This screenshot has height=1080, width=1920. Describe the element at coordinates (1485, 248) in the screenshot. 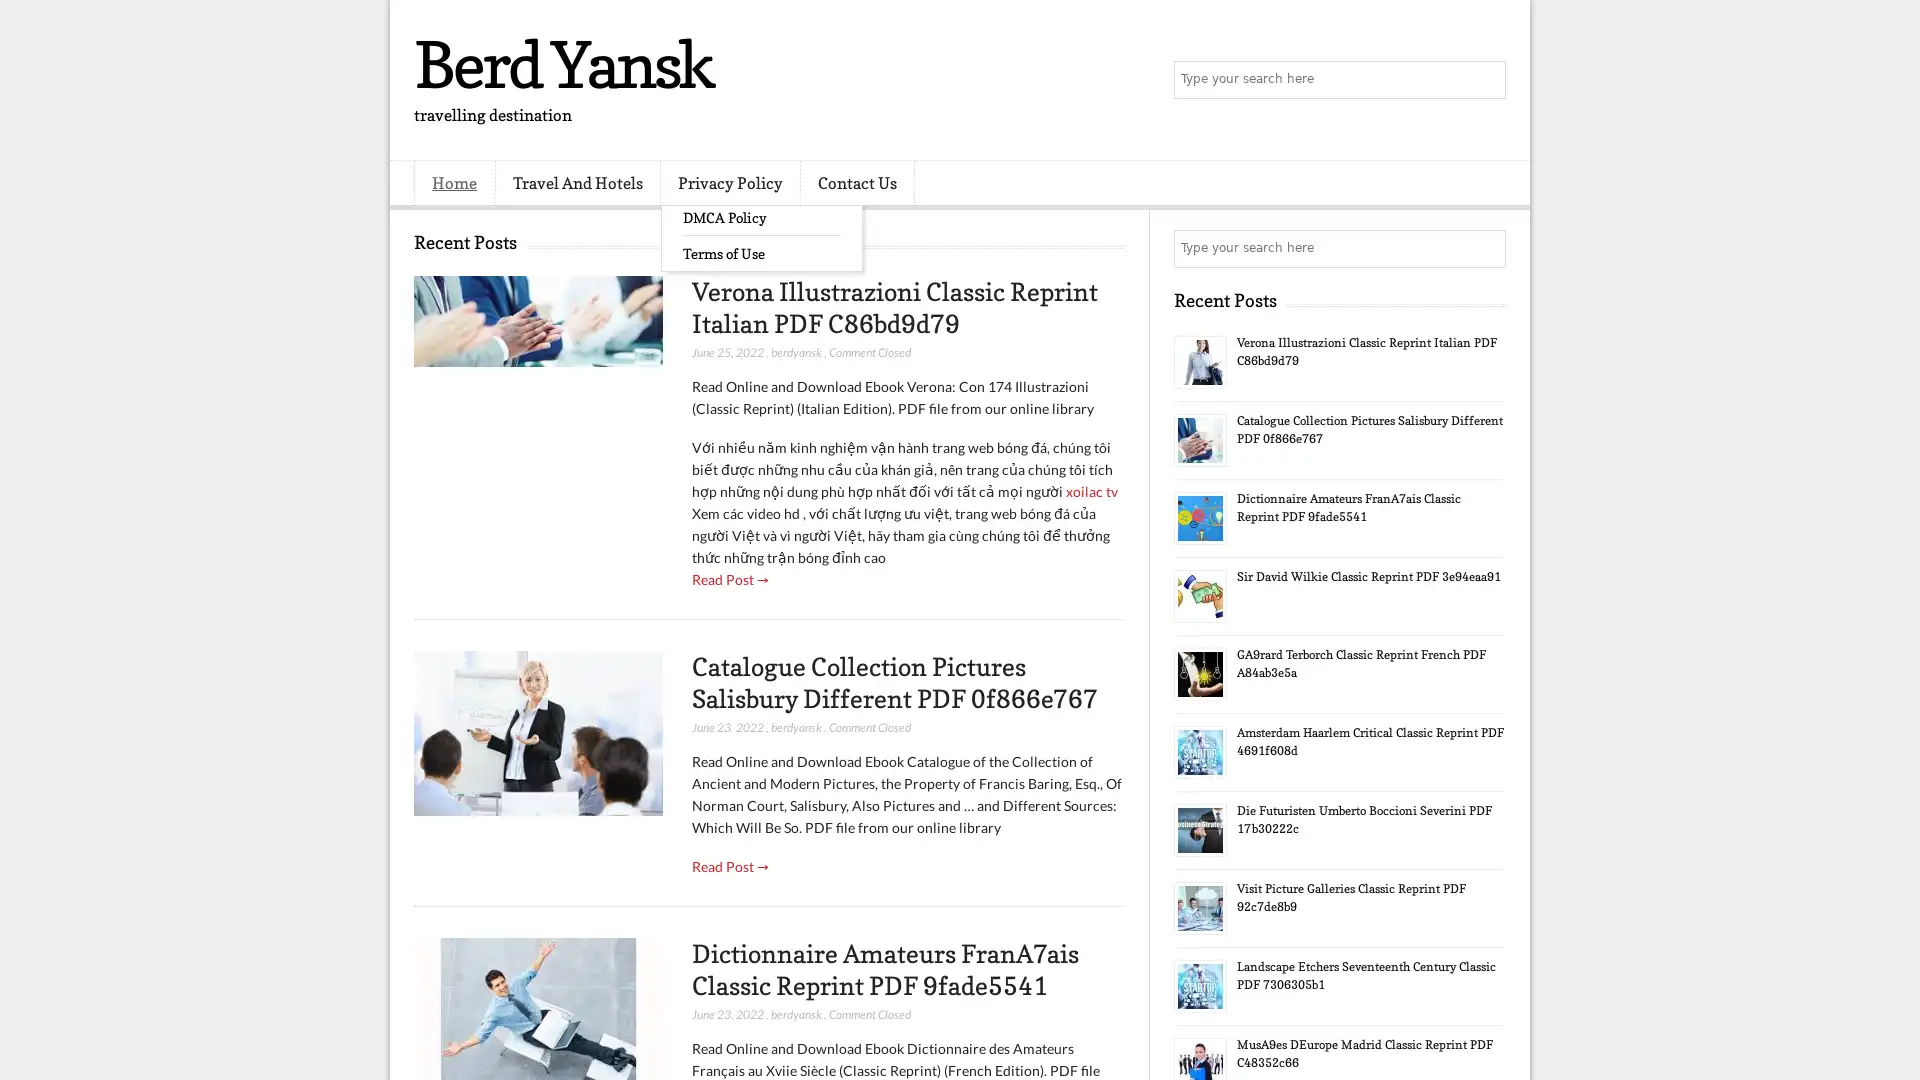

I see `Search` at that location.